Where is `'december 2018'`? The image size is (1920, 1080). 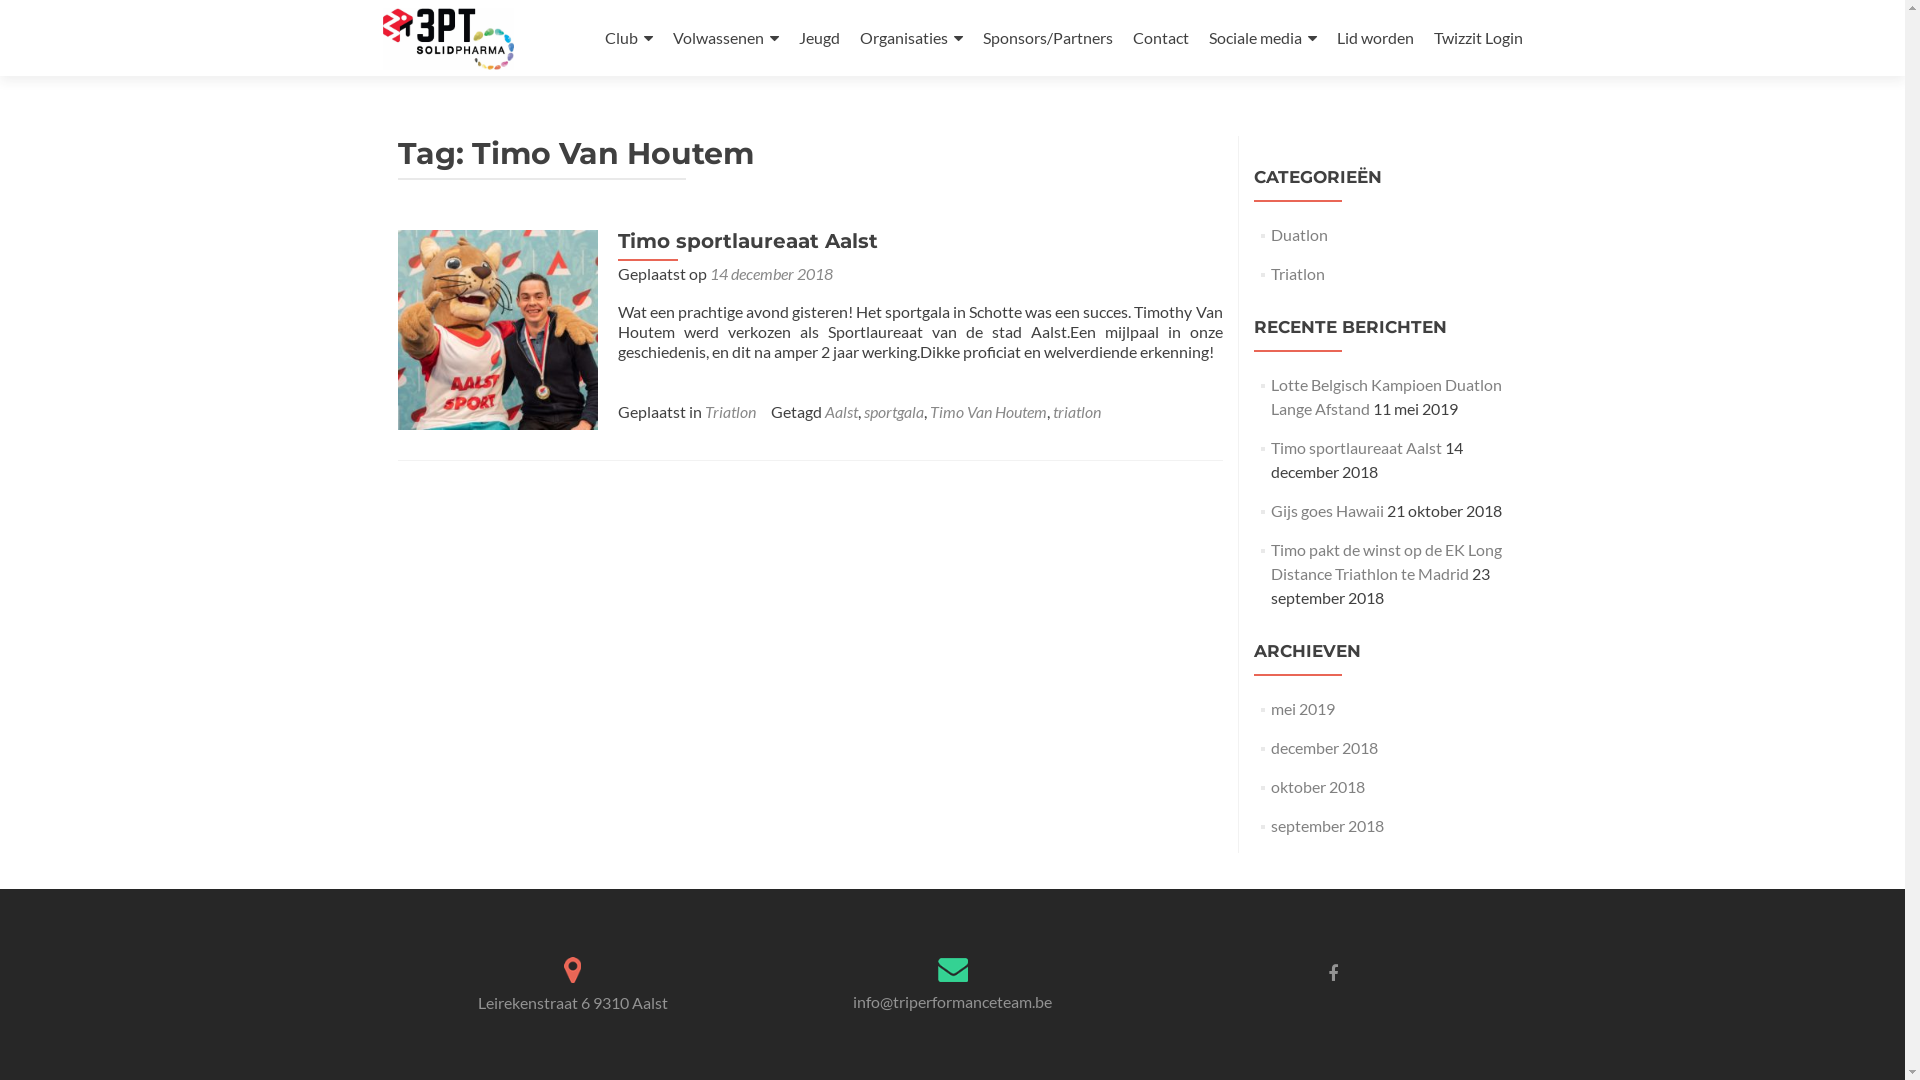
'december 2018' is located at coordinates (1324, 747).